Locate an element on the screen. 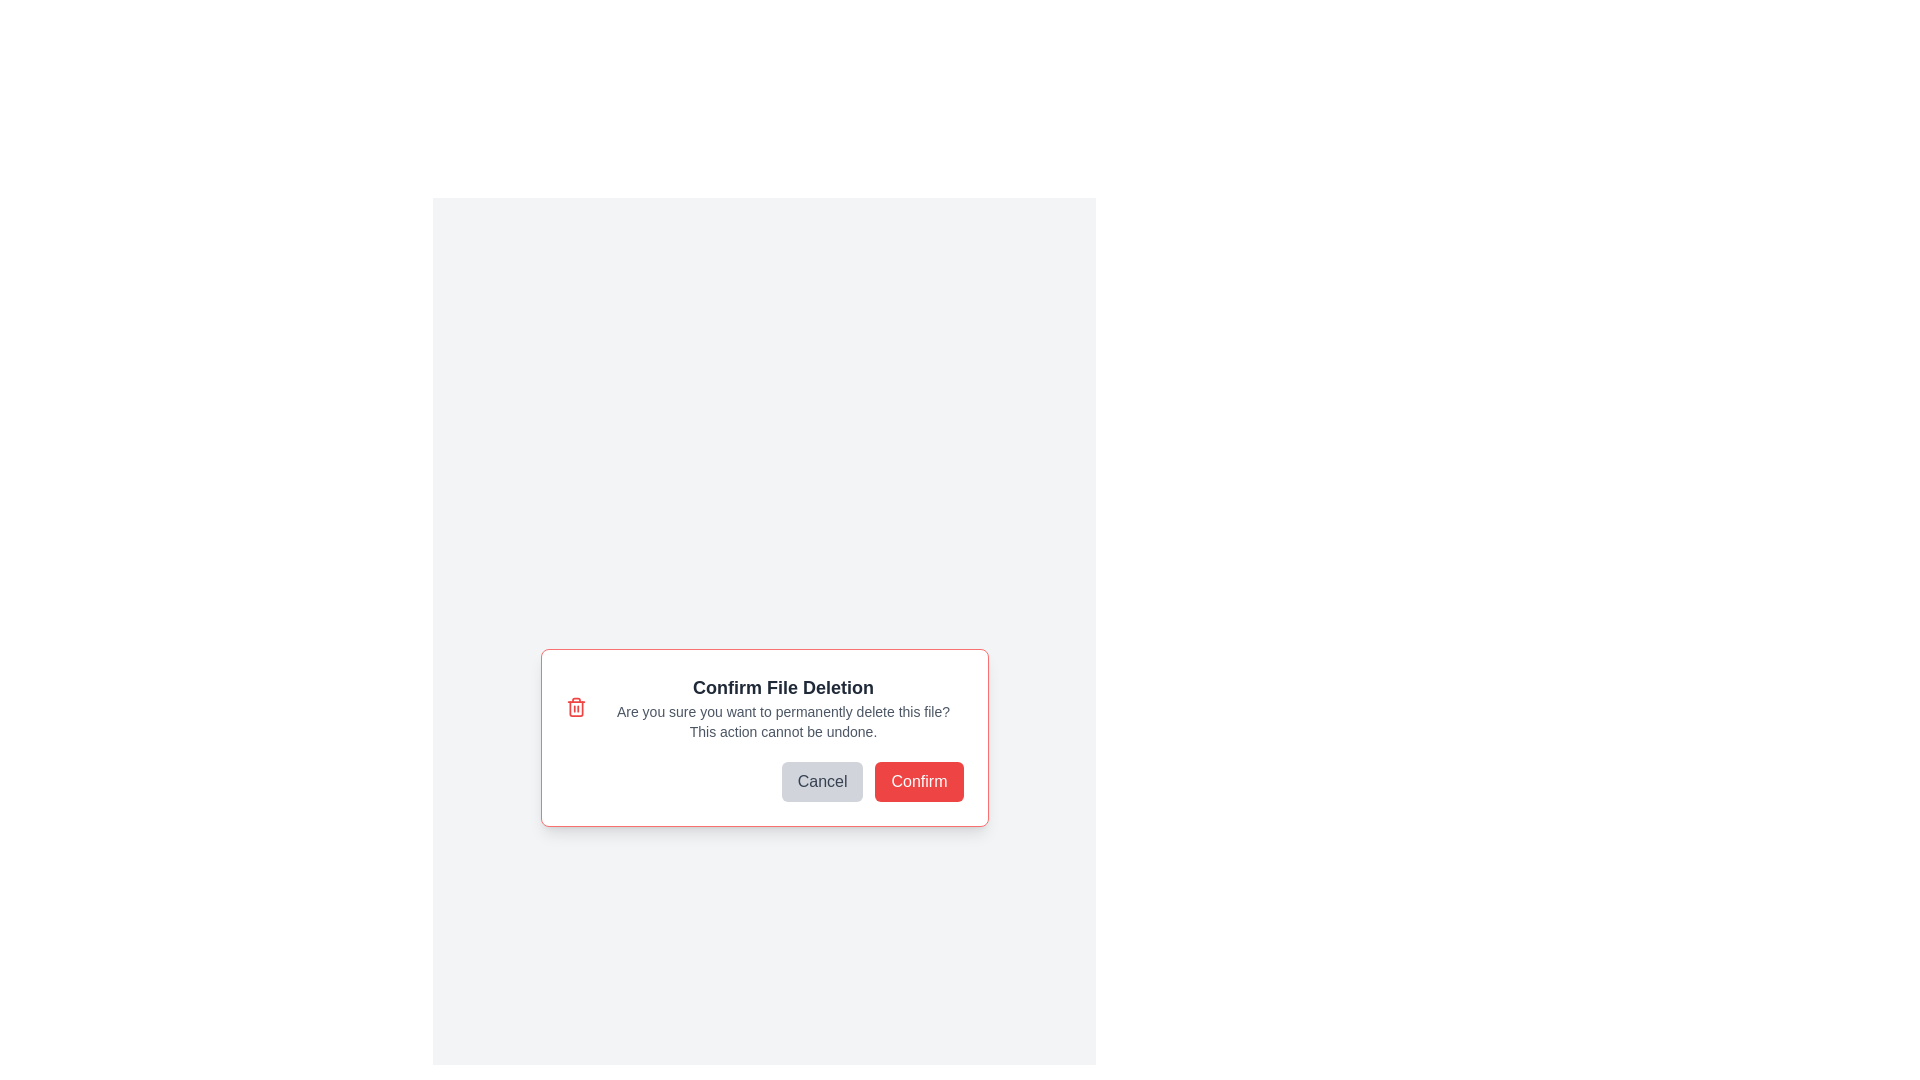 Image resolution: width=1920 pixels, height=1080 pixels. the 'Cancel' button, which is a rectangular button with a gray background and rounded corners, located in the bottom-right quadrant of the modal dialog box is located at coordinates (822, 781).